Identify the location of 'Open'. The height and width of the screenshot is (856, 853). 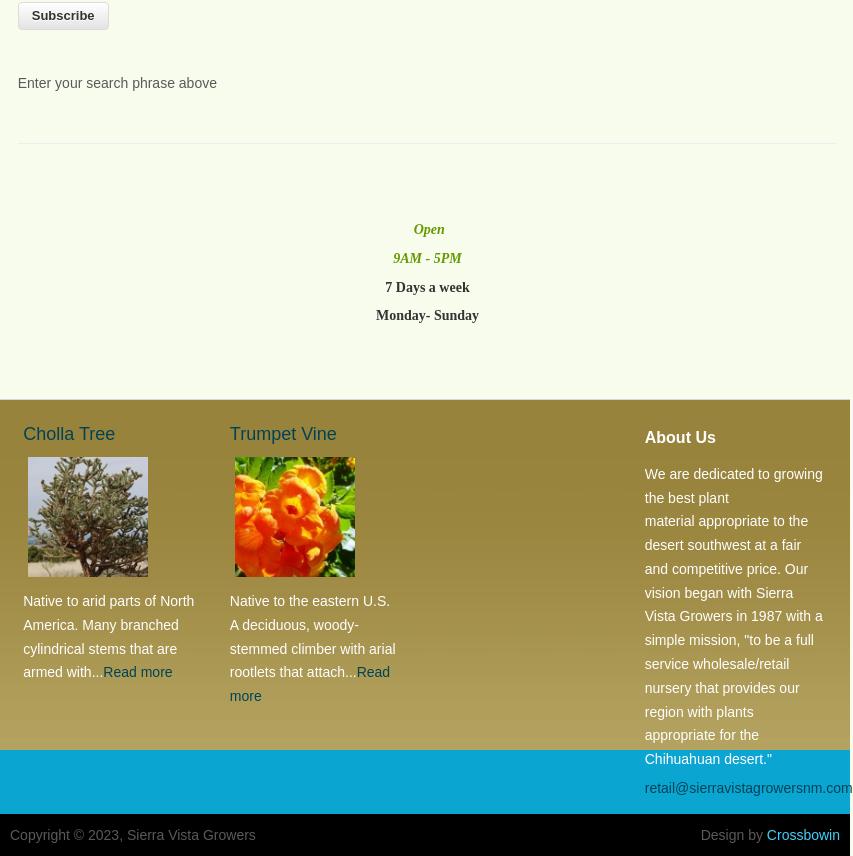
(426, 229).